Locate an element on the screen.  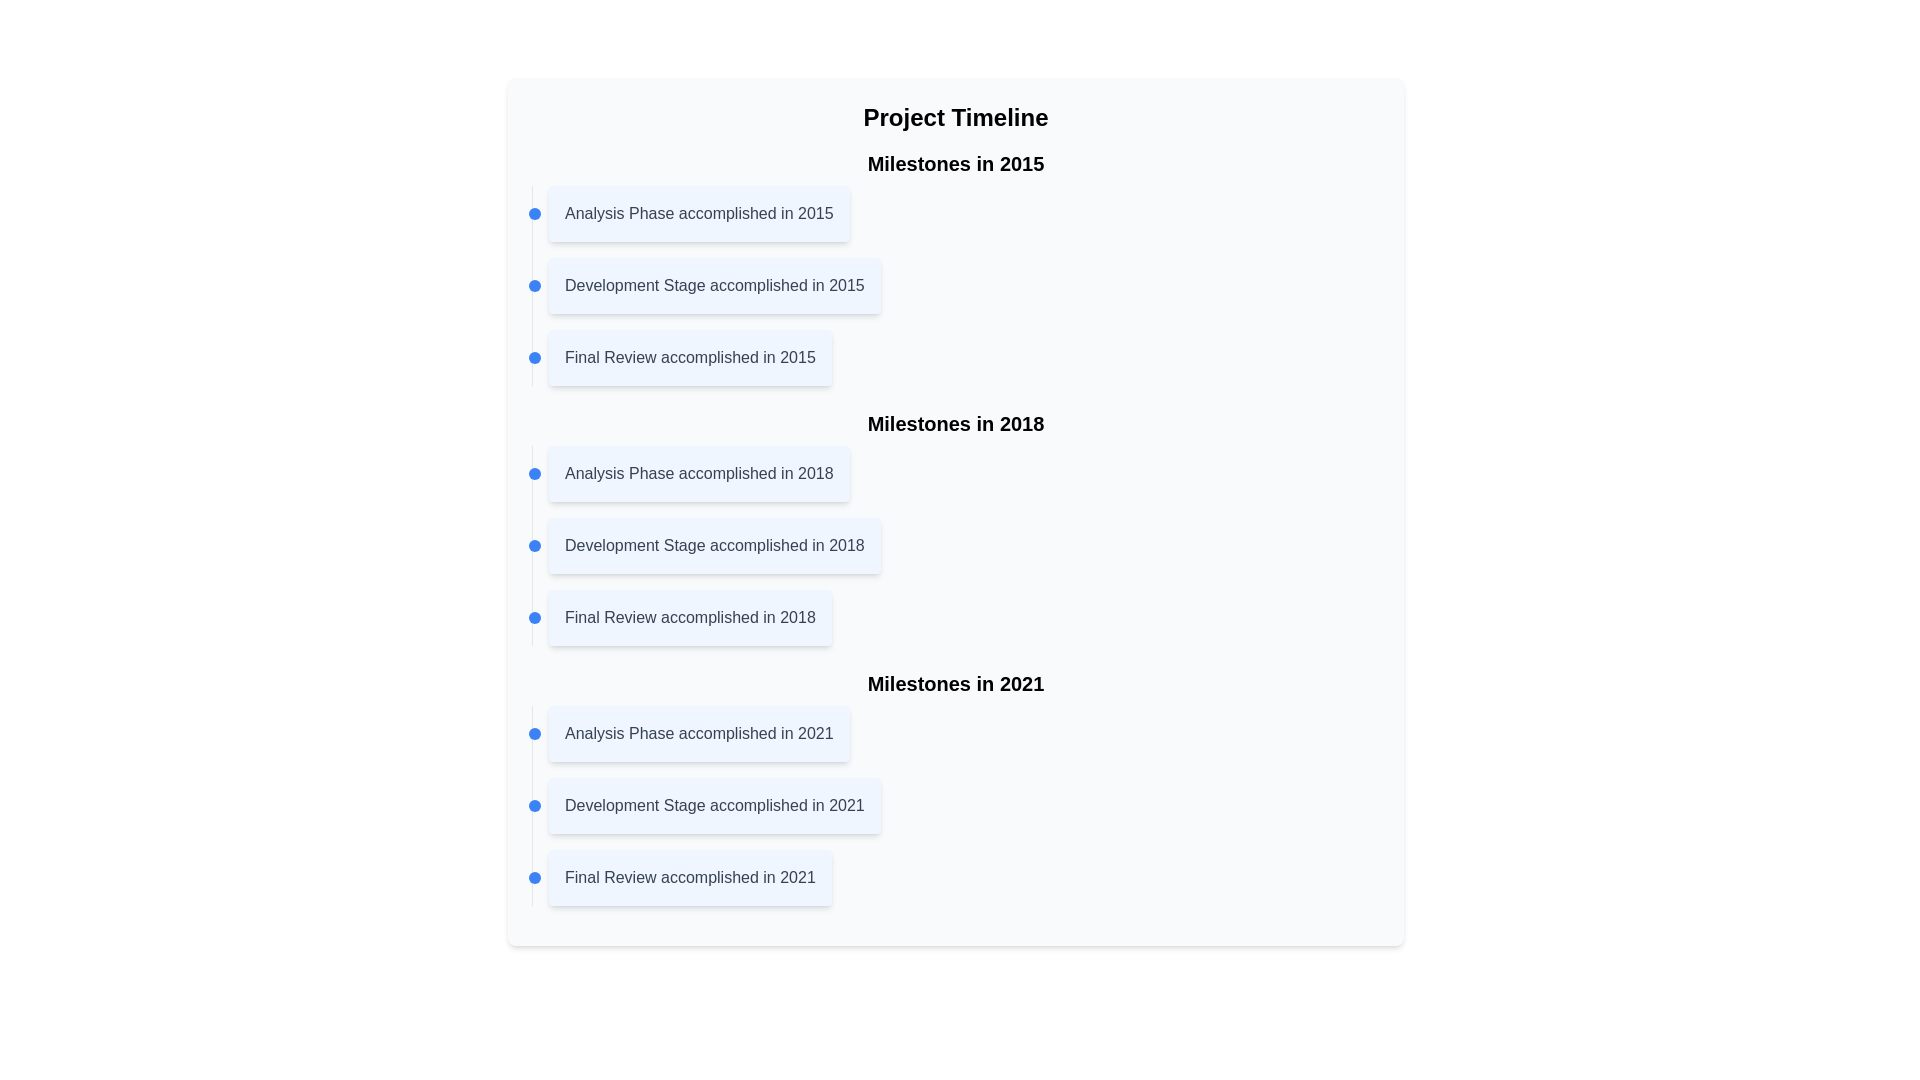
the timeline entry detailing the completion of the analysis phase in 2015, which is positioned under the 'Milestones in 2015' heading, adjacent to a blue circular marker is located at coordinates (699, 213).